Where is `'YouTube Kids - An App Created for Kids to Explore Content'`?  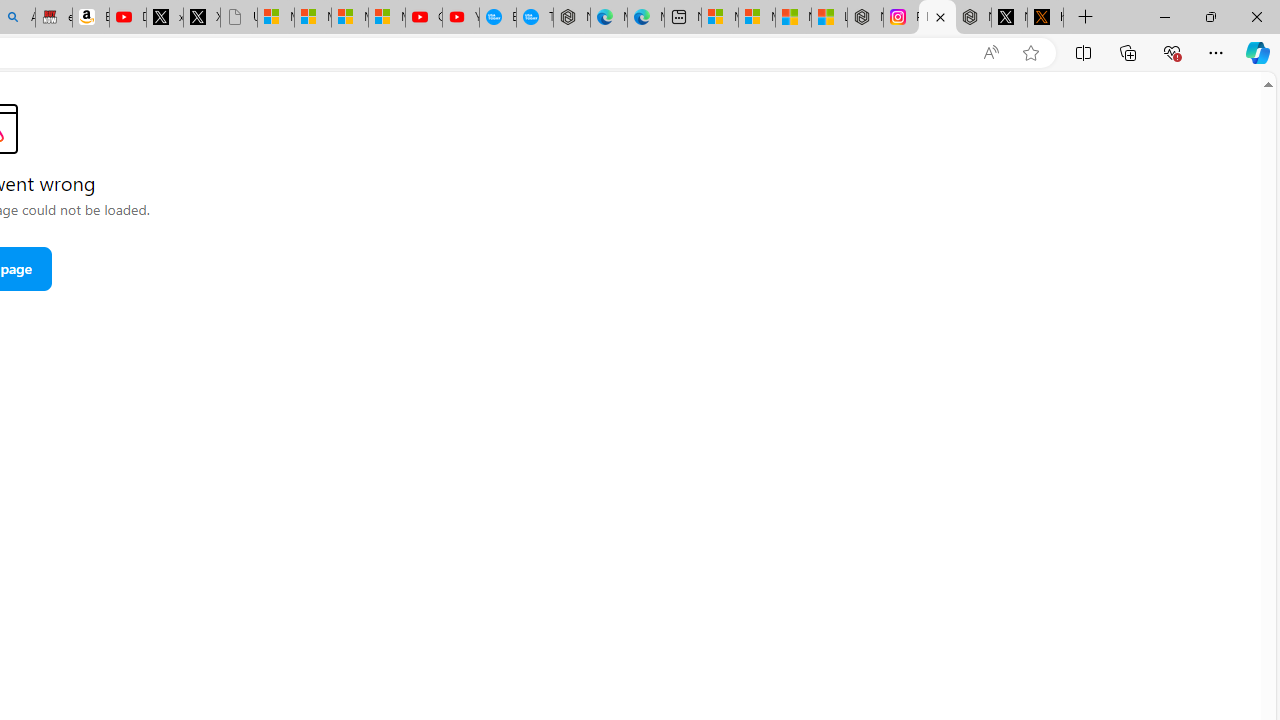 'YouTube Kids - An App Created for Kids to Explore Content' is located at coordinates (459, 17).